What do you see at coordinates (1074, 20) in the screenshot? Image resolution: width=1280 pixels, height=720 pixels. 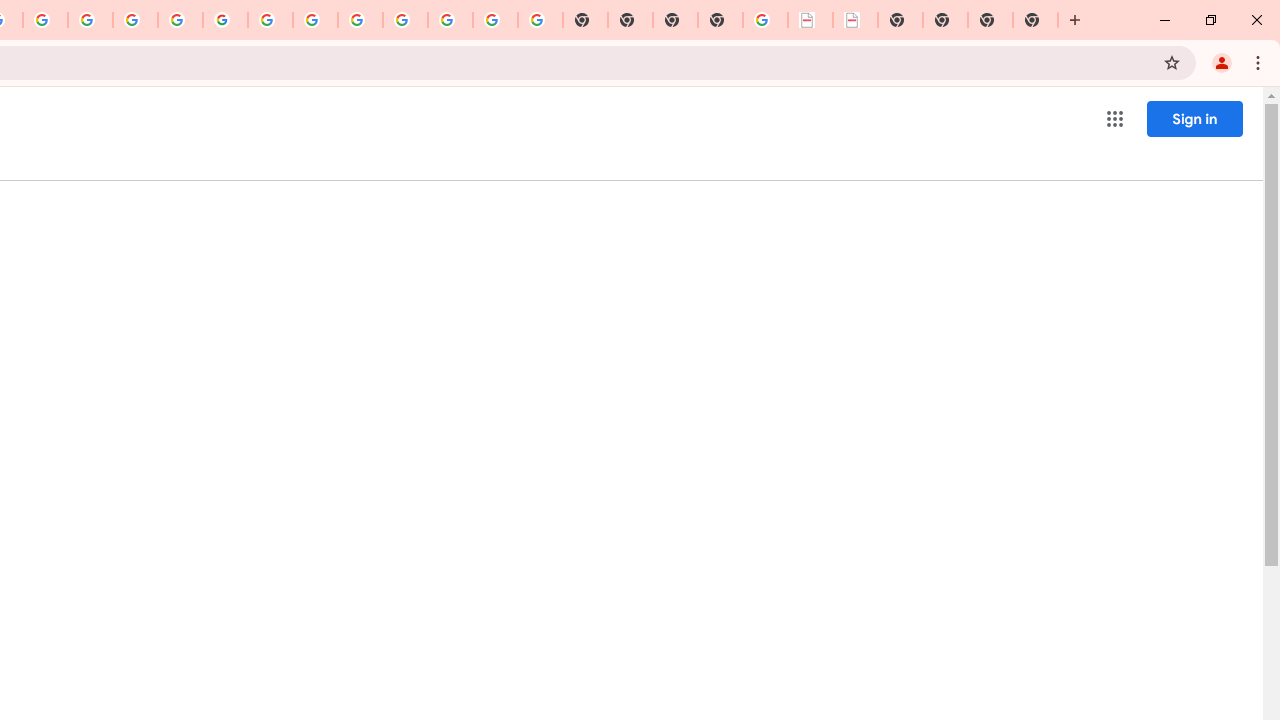 I see `'New Tab'` at bounding box center [1074, 20].